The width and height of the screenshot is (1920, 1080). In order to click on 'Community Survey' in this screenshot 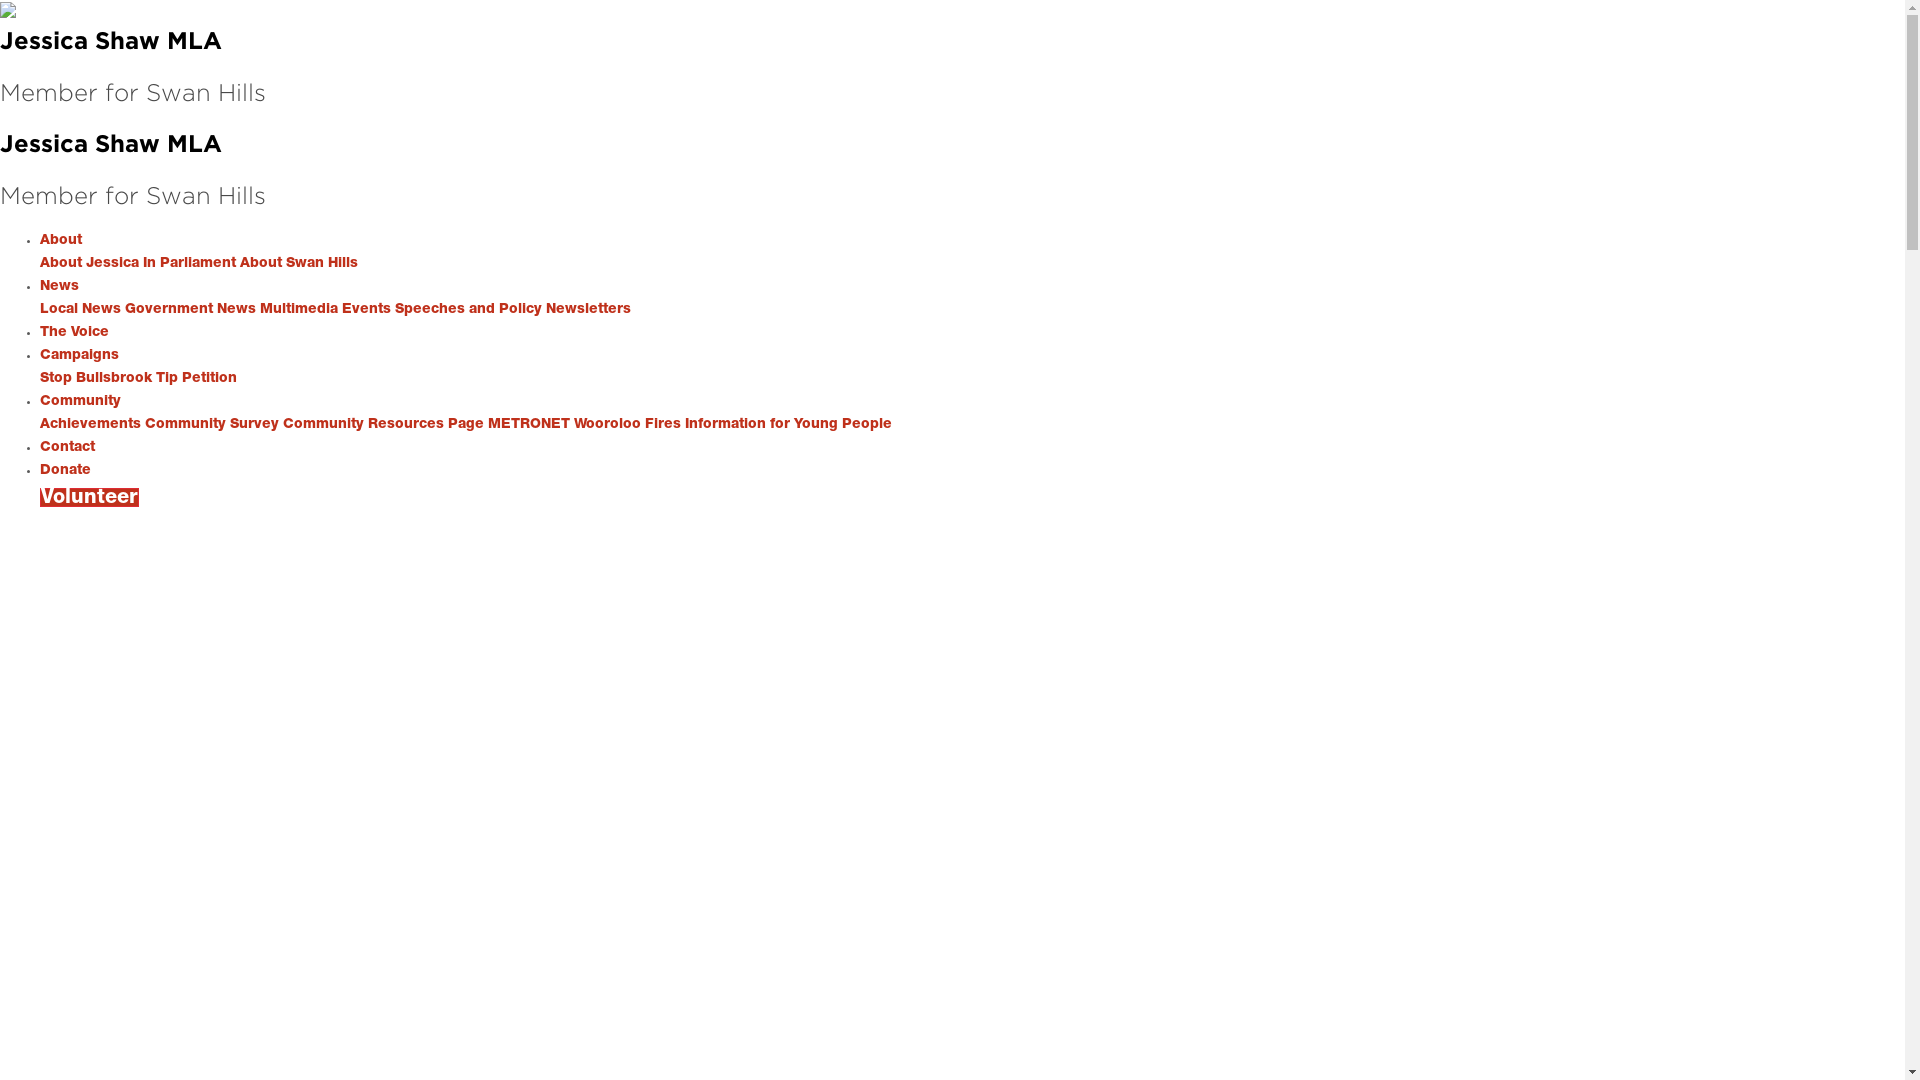, I will do `click(211, 423)`.